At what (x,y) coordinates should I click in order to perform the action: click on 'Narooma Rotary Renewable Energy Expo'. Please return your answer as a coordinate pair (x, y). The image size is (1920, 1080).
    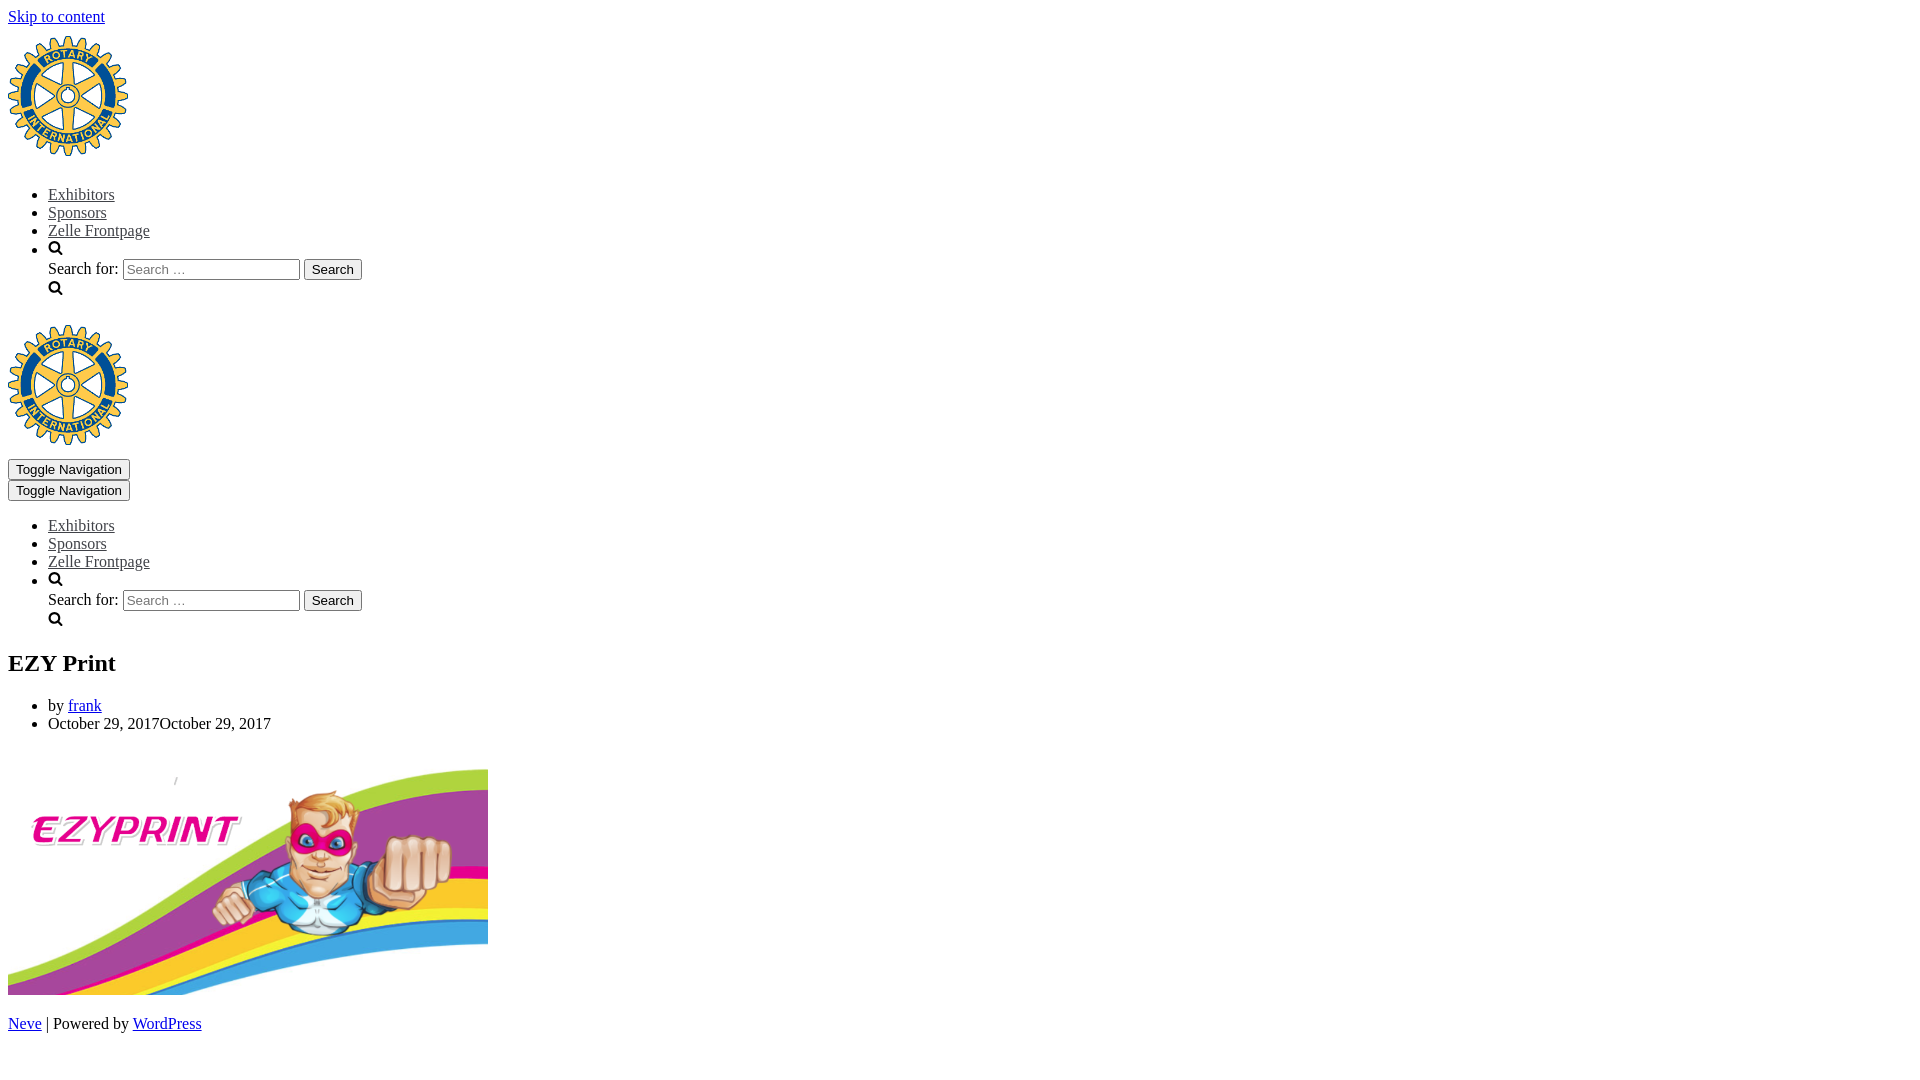
    Looking at the image, I should click on (67, 438).